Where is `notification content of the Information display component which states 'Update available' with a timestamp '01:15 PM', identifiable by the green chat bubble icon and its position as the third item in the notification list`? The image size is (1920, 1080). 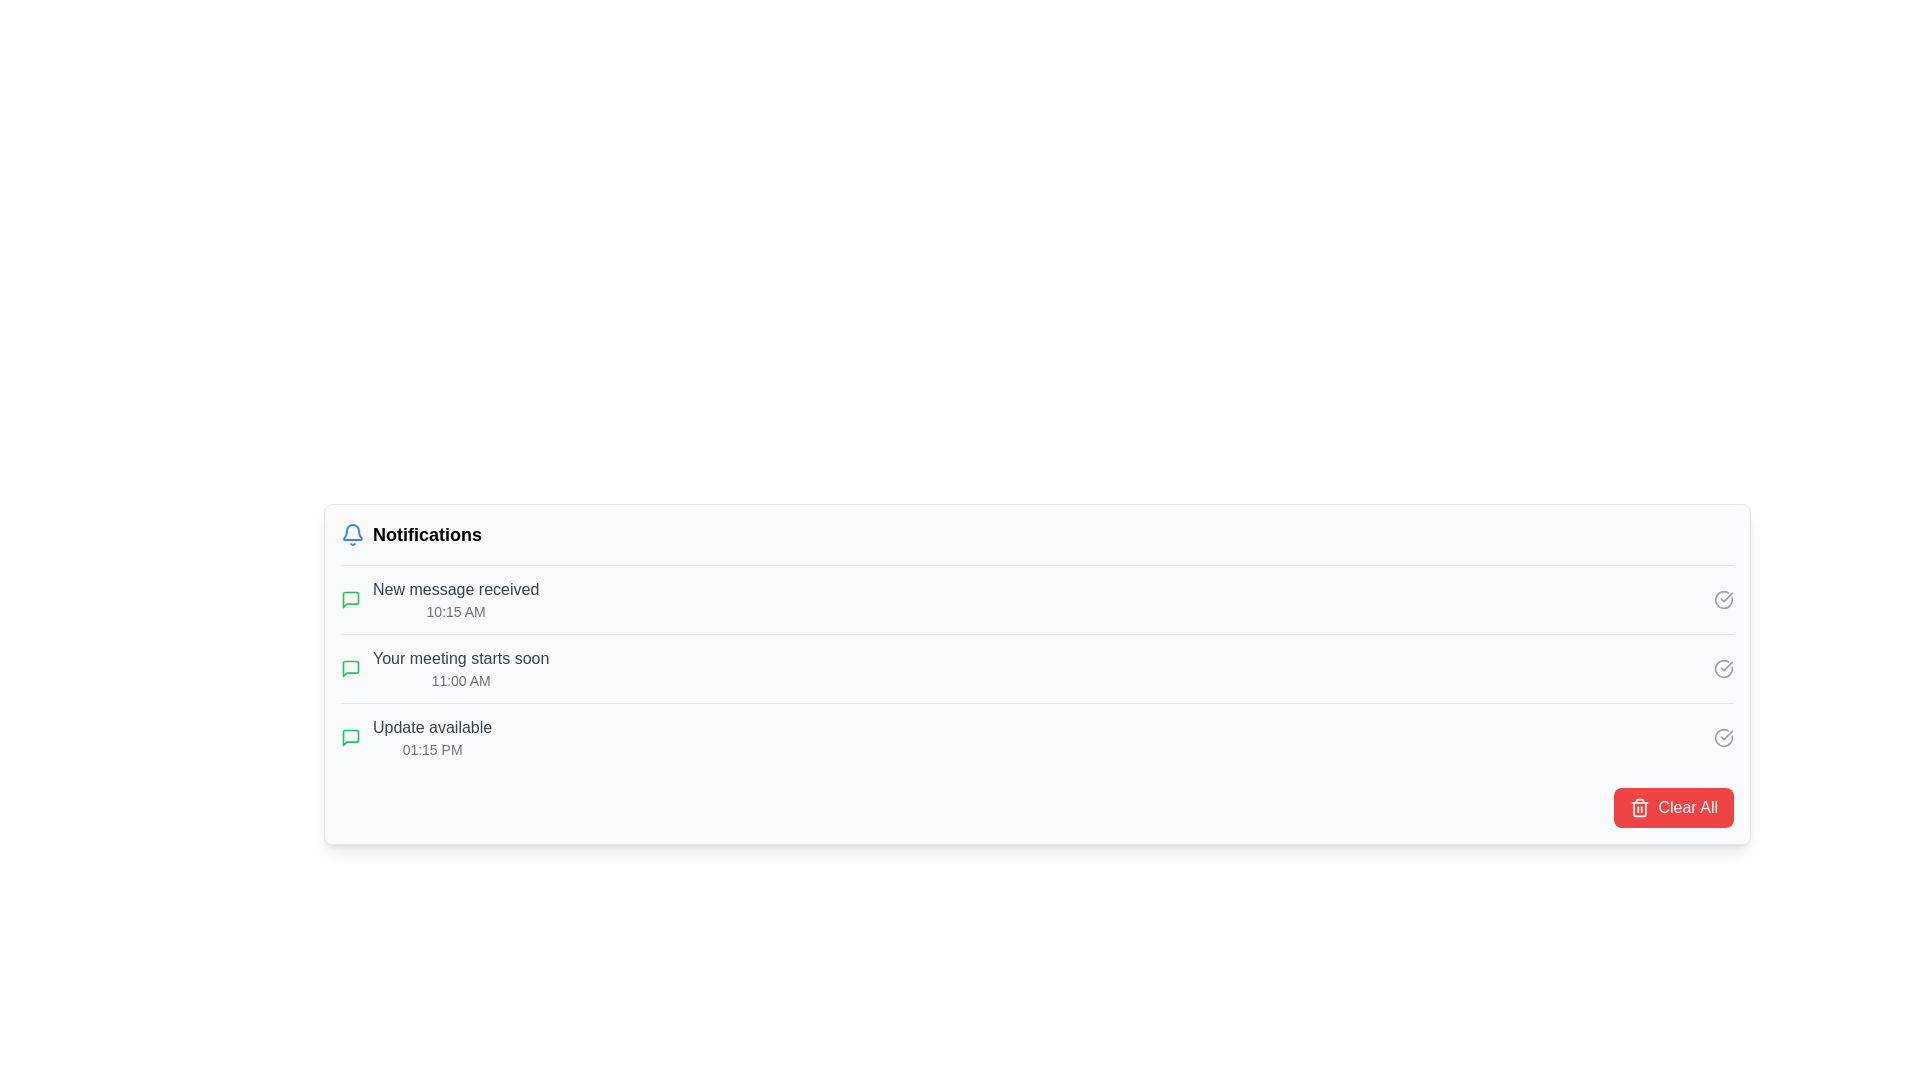
notification content of the Information display component which states 'Update available' with a timestamp '01:15 PM', identifiable by the green chat bubble icon and its position as the third item in the notification list is located at coordinates (415, 737).